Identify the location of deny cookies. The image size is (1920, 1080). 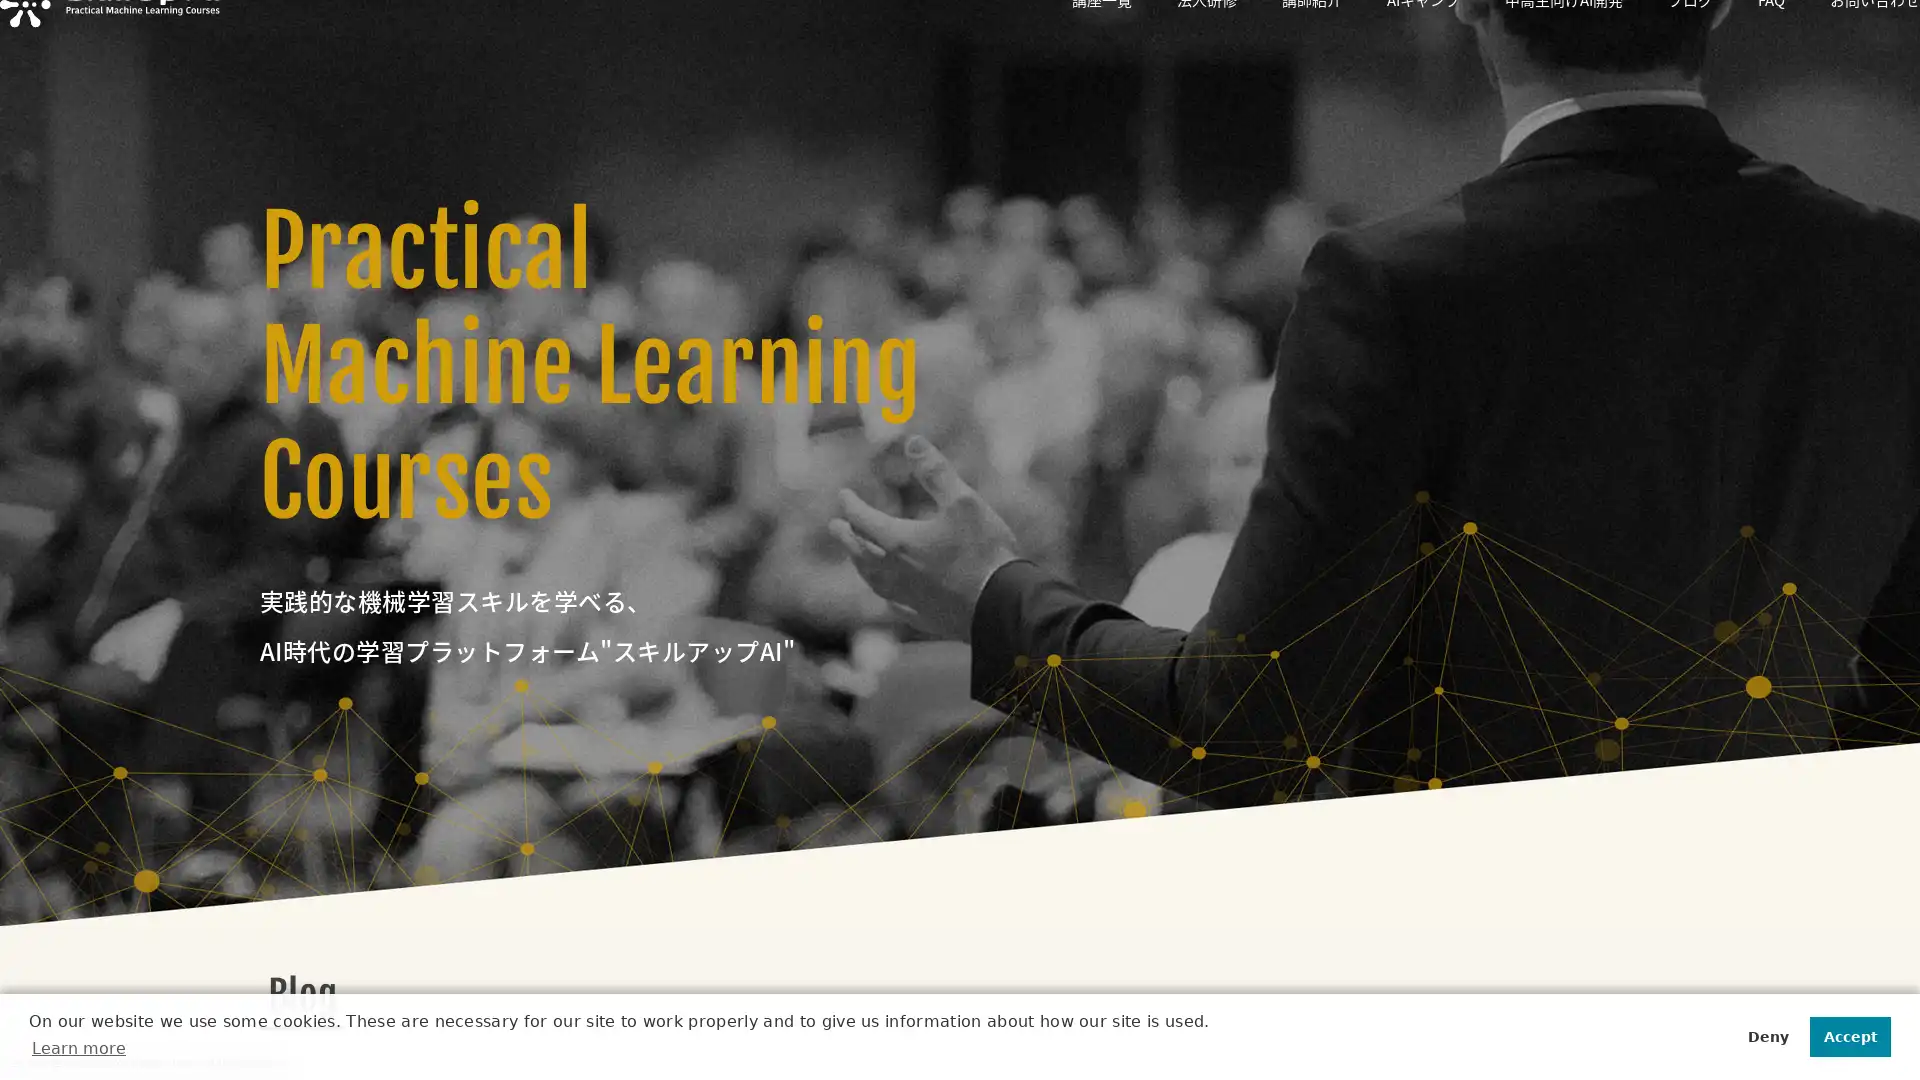
(1766, 1035).